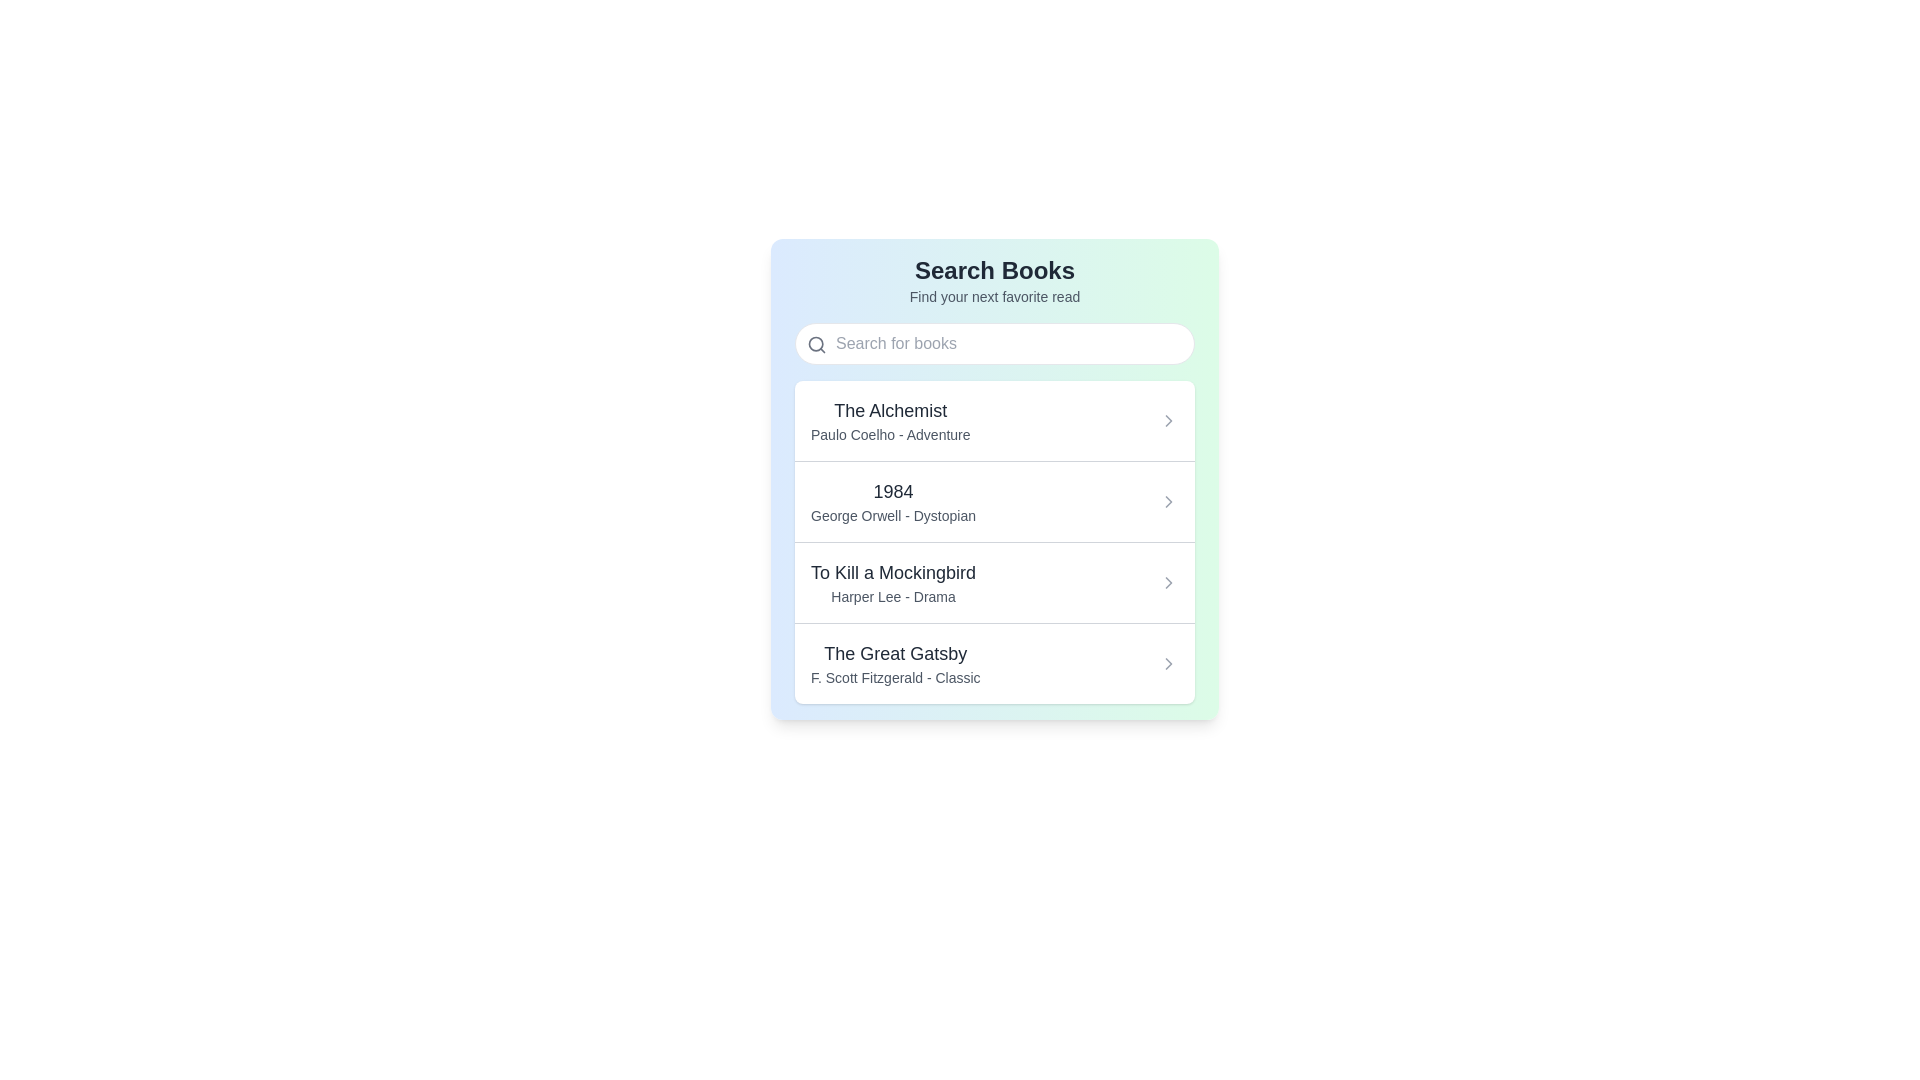  What do you see at coordinates (1169, 582) in the screenshot?
I see `the chevron icon on the right side of the row labeled 'To Kill a Mockingbird Harper Lee - Drama'` at bounding box center [1169, 582].